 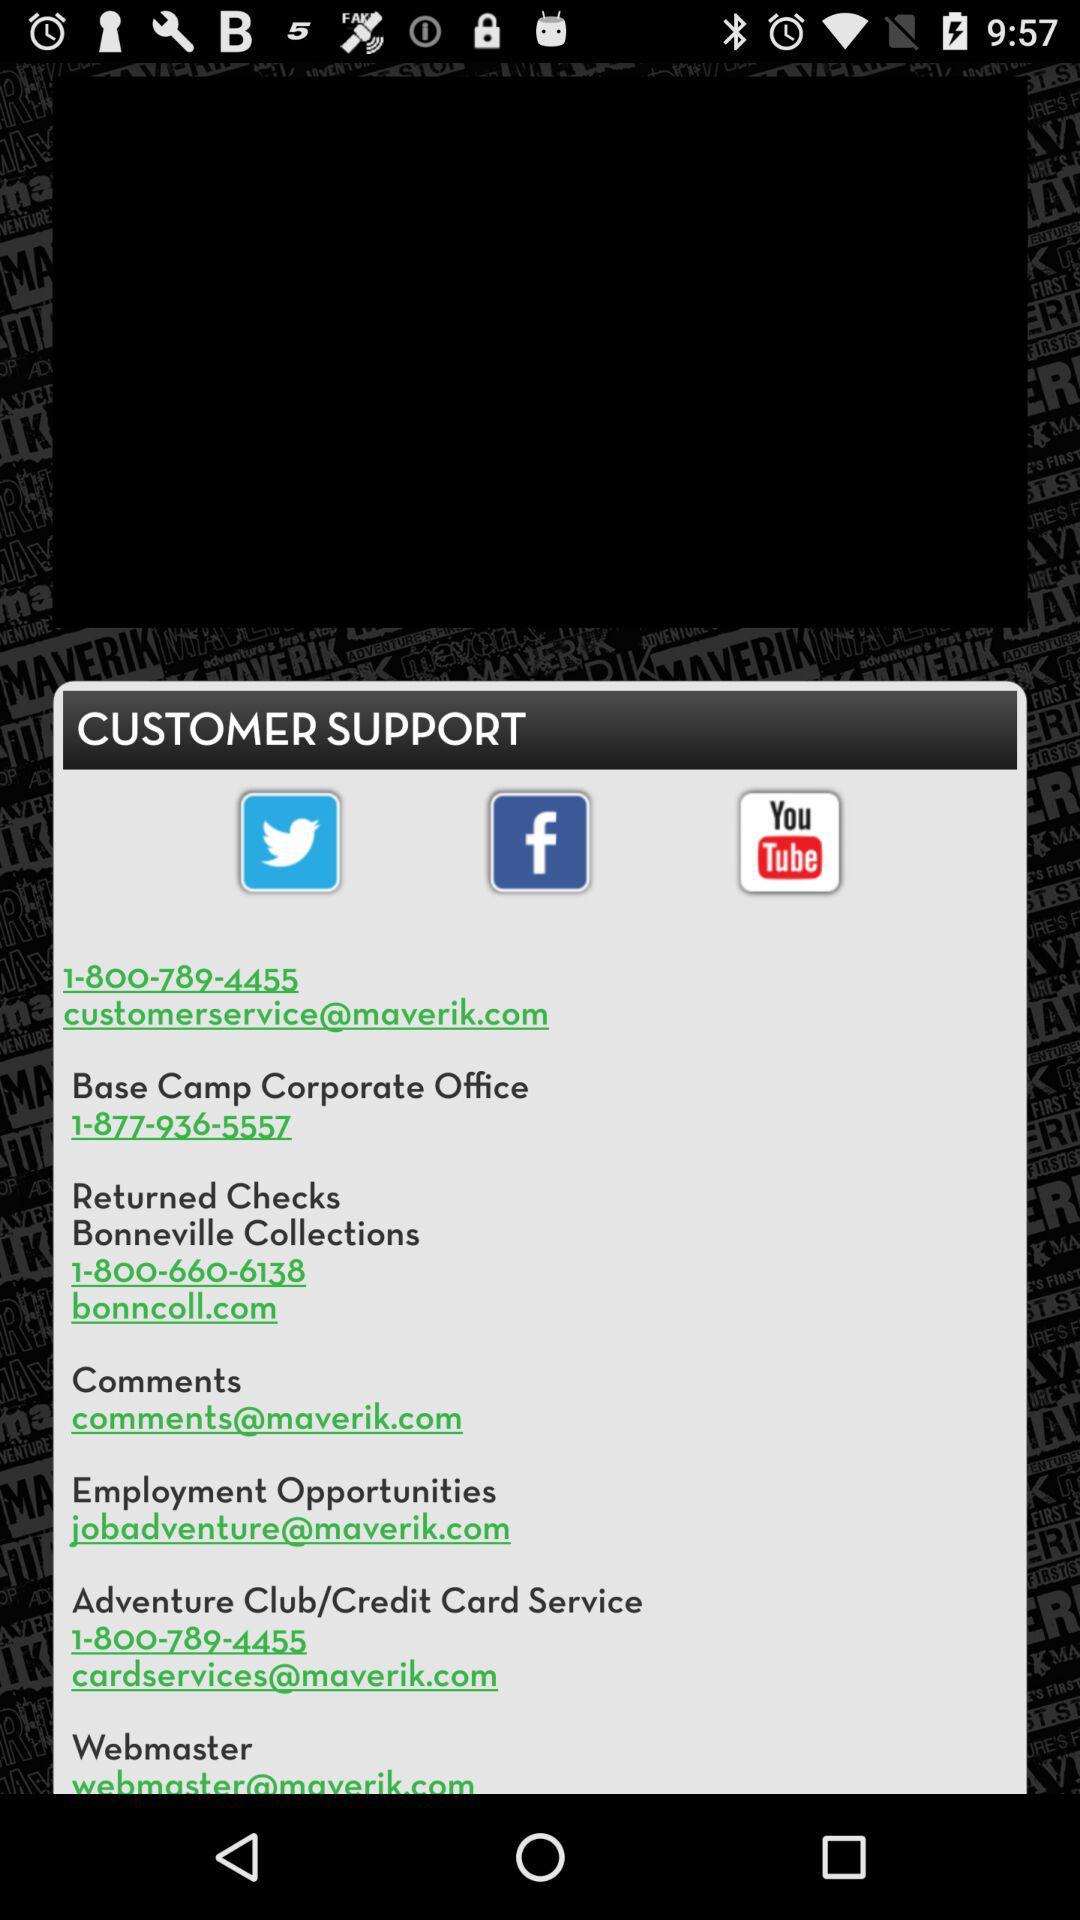 What do you see at coordinates (290, 900) in the screenshot?
I see `the twitter icon` at bounding box center [290, 900].